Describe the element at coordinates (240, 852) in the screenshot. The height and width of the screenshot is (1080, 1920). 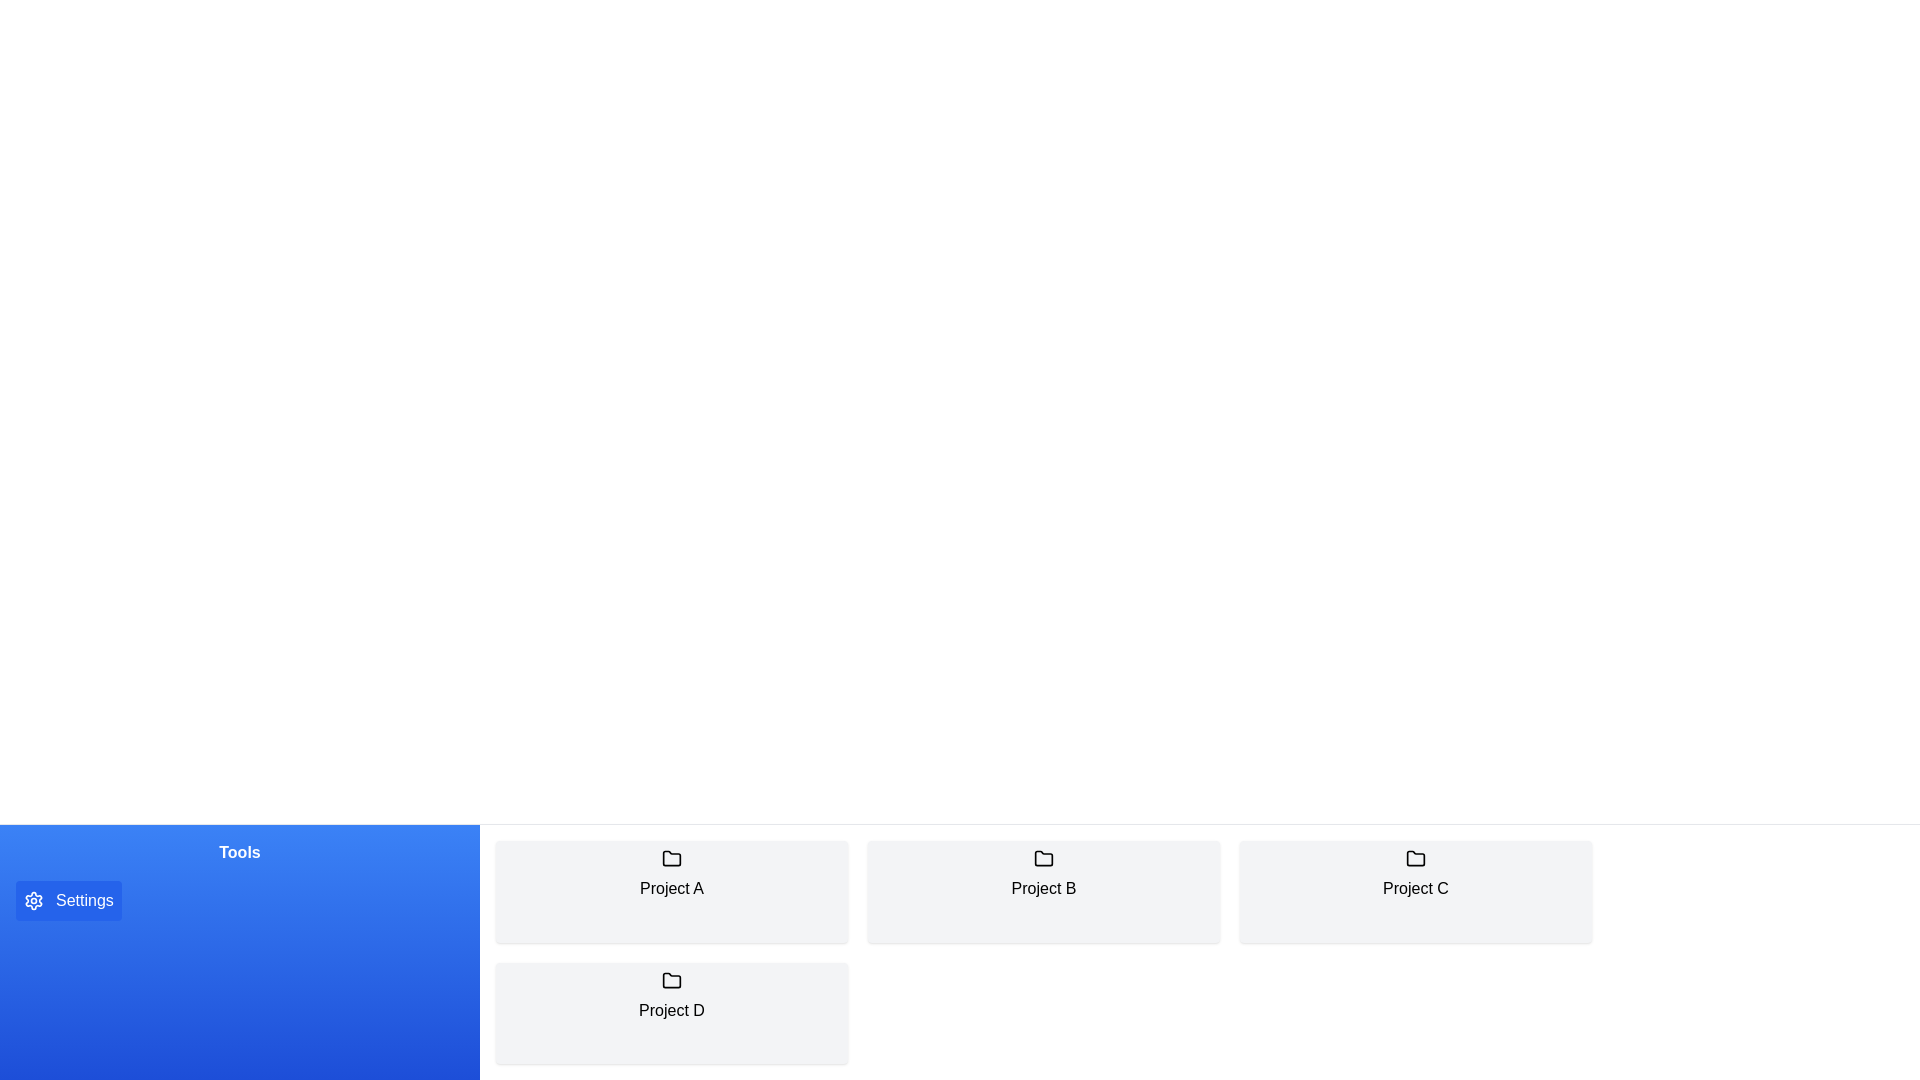
I see `the 'Tools' text label, which is bold and white on a gradient blue background, located at the top-left corner of the 'Tools Settings' section` at that location.